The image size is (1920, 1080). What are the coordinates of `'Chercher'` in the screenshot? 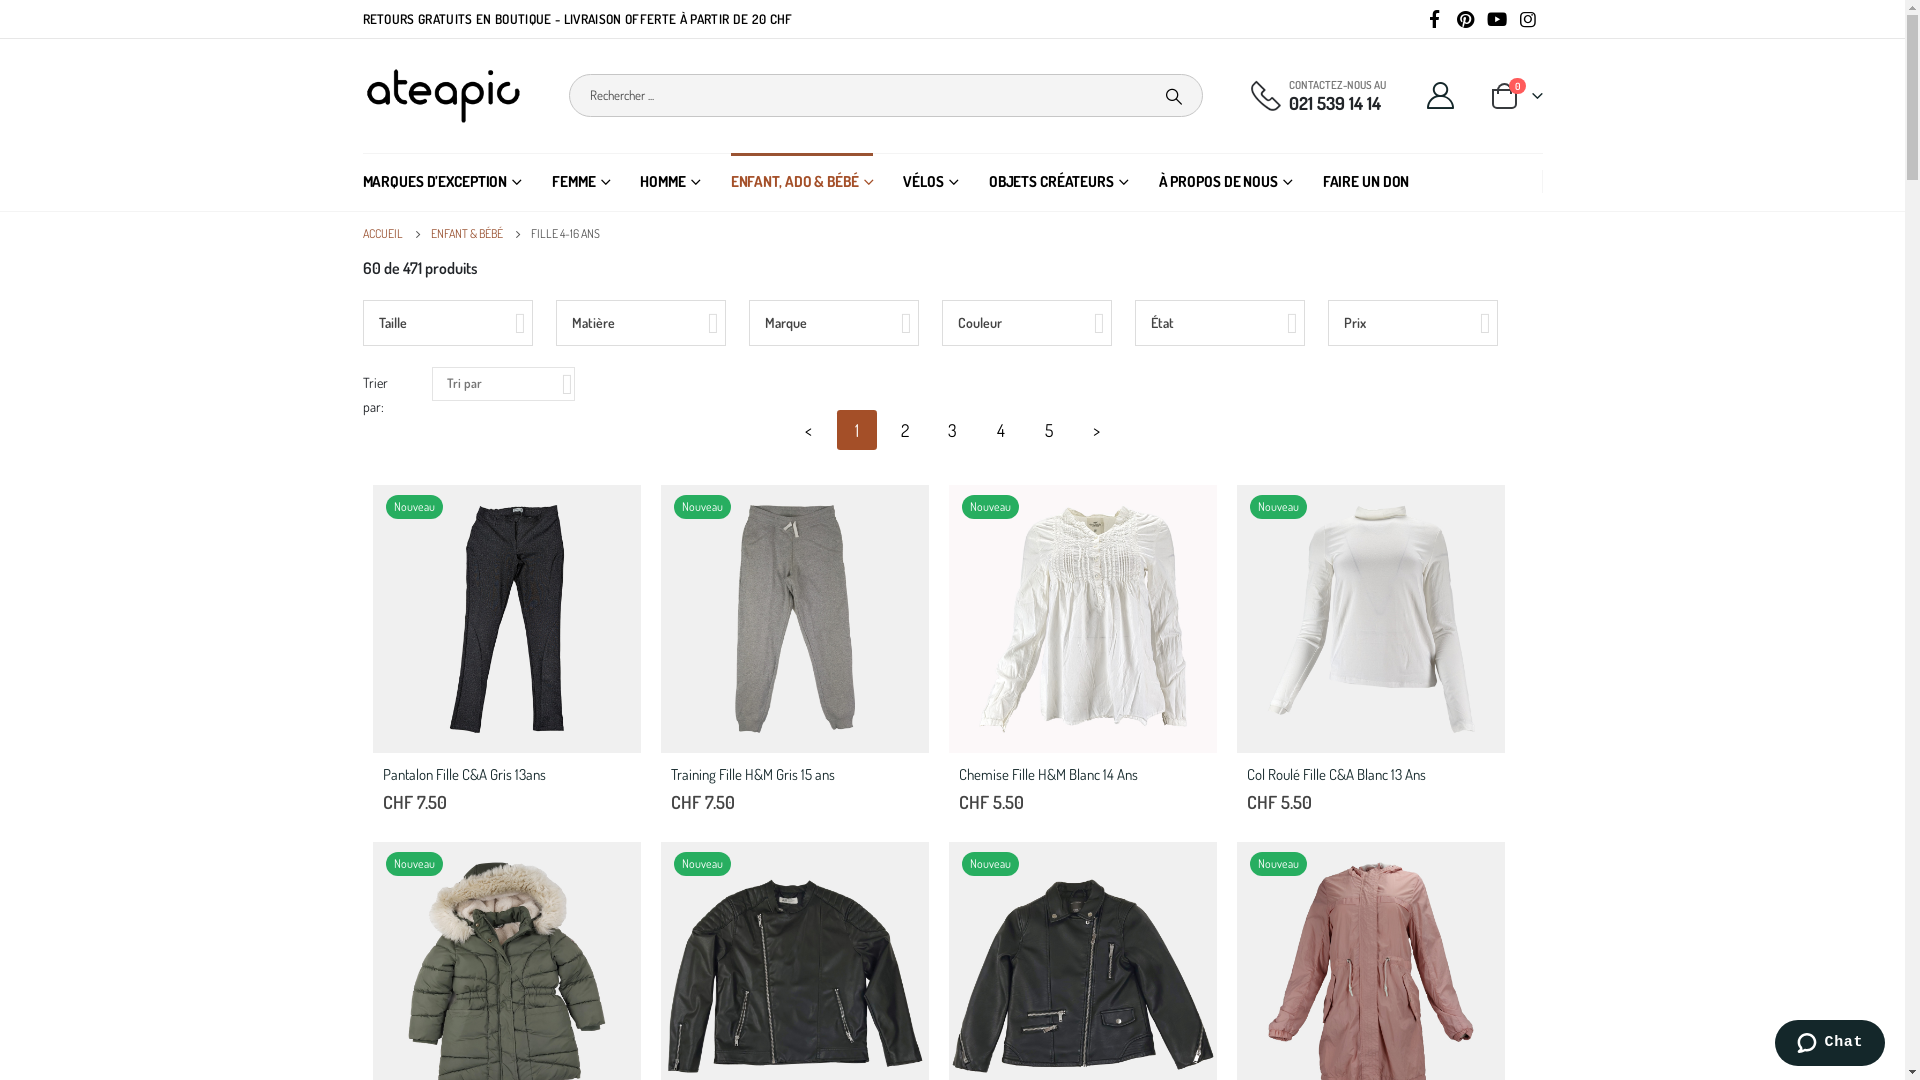 It's located at (1174, 96).